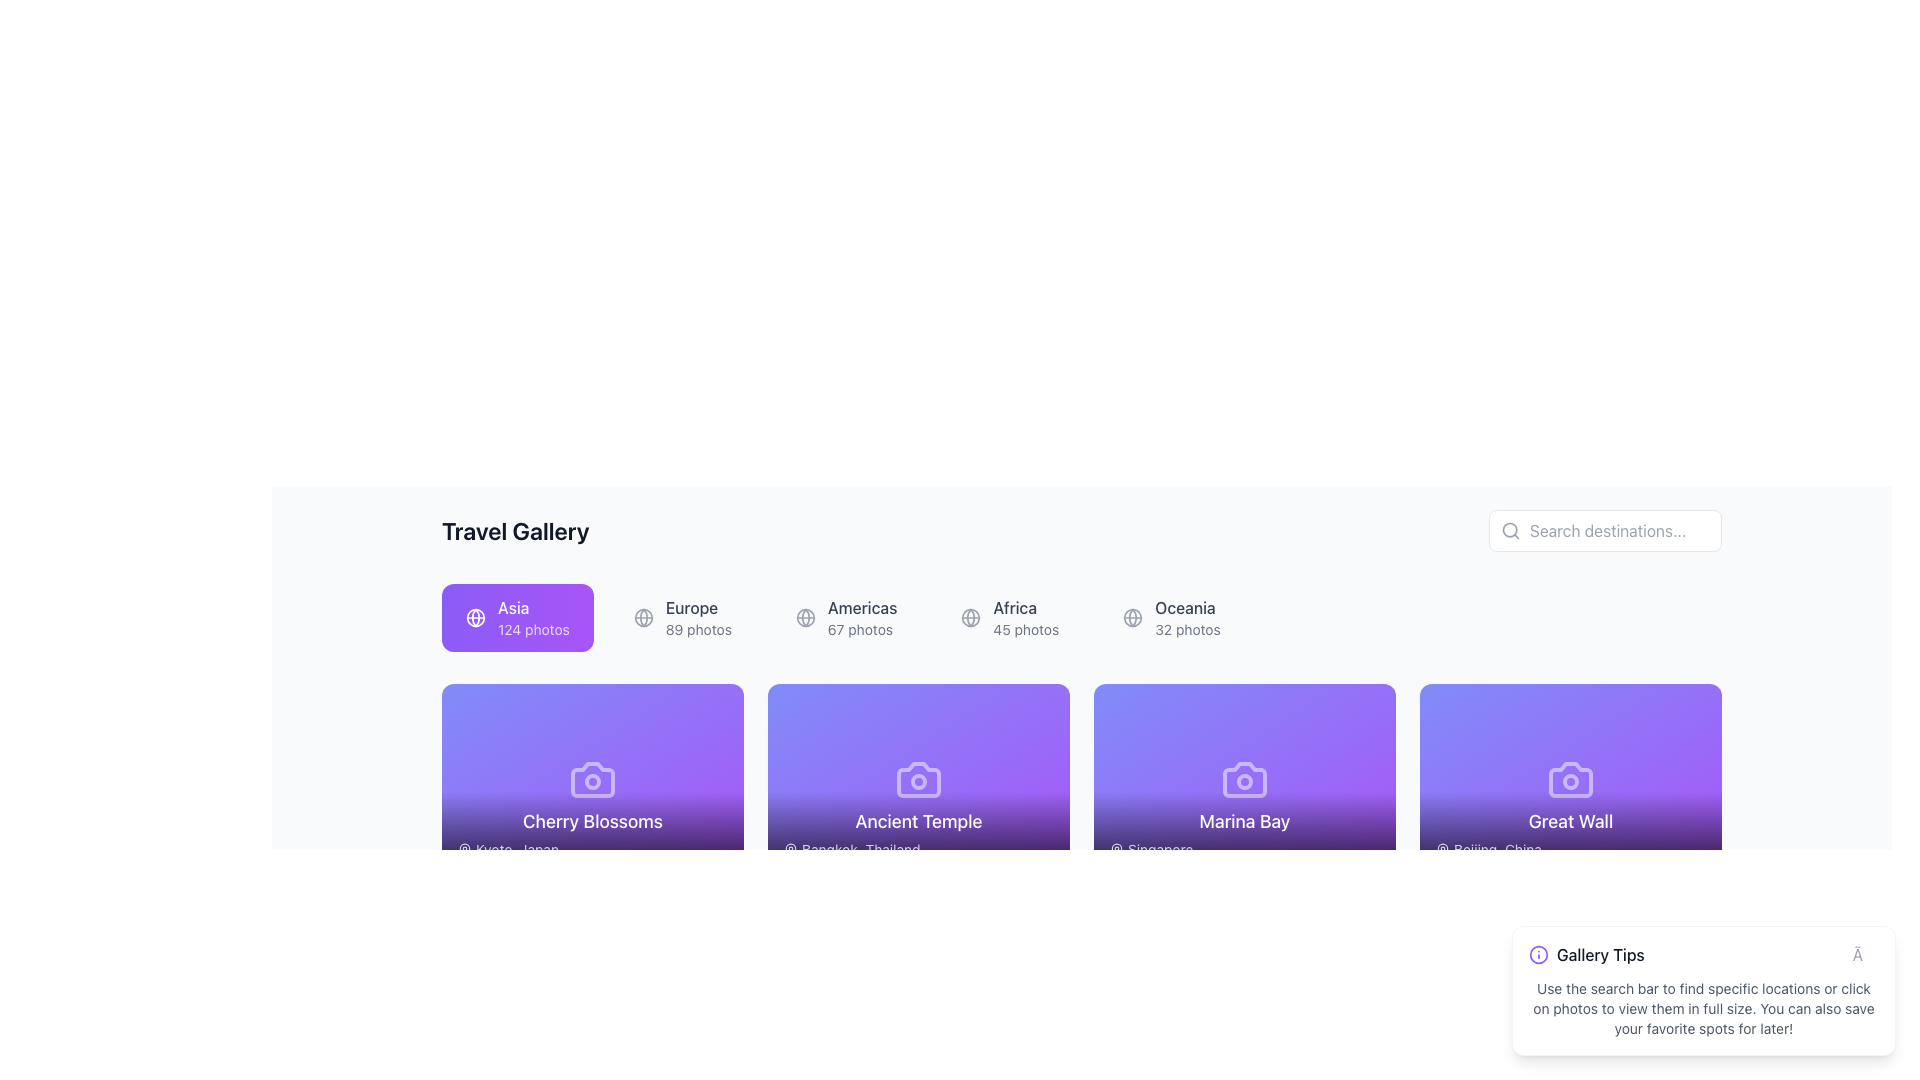  What do you see at coordinates (1569, 849) in the screenshot?
I see `text content of the location description label located under the 'Great Wall' header, which is the second line of text content in the card, aligned horizontally close to its center` at bounding box center [1569, 849].